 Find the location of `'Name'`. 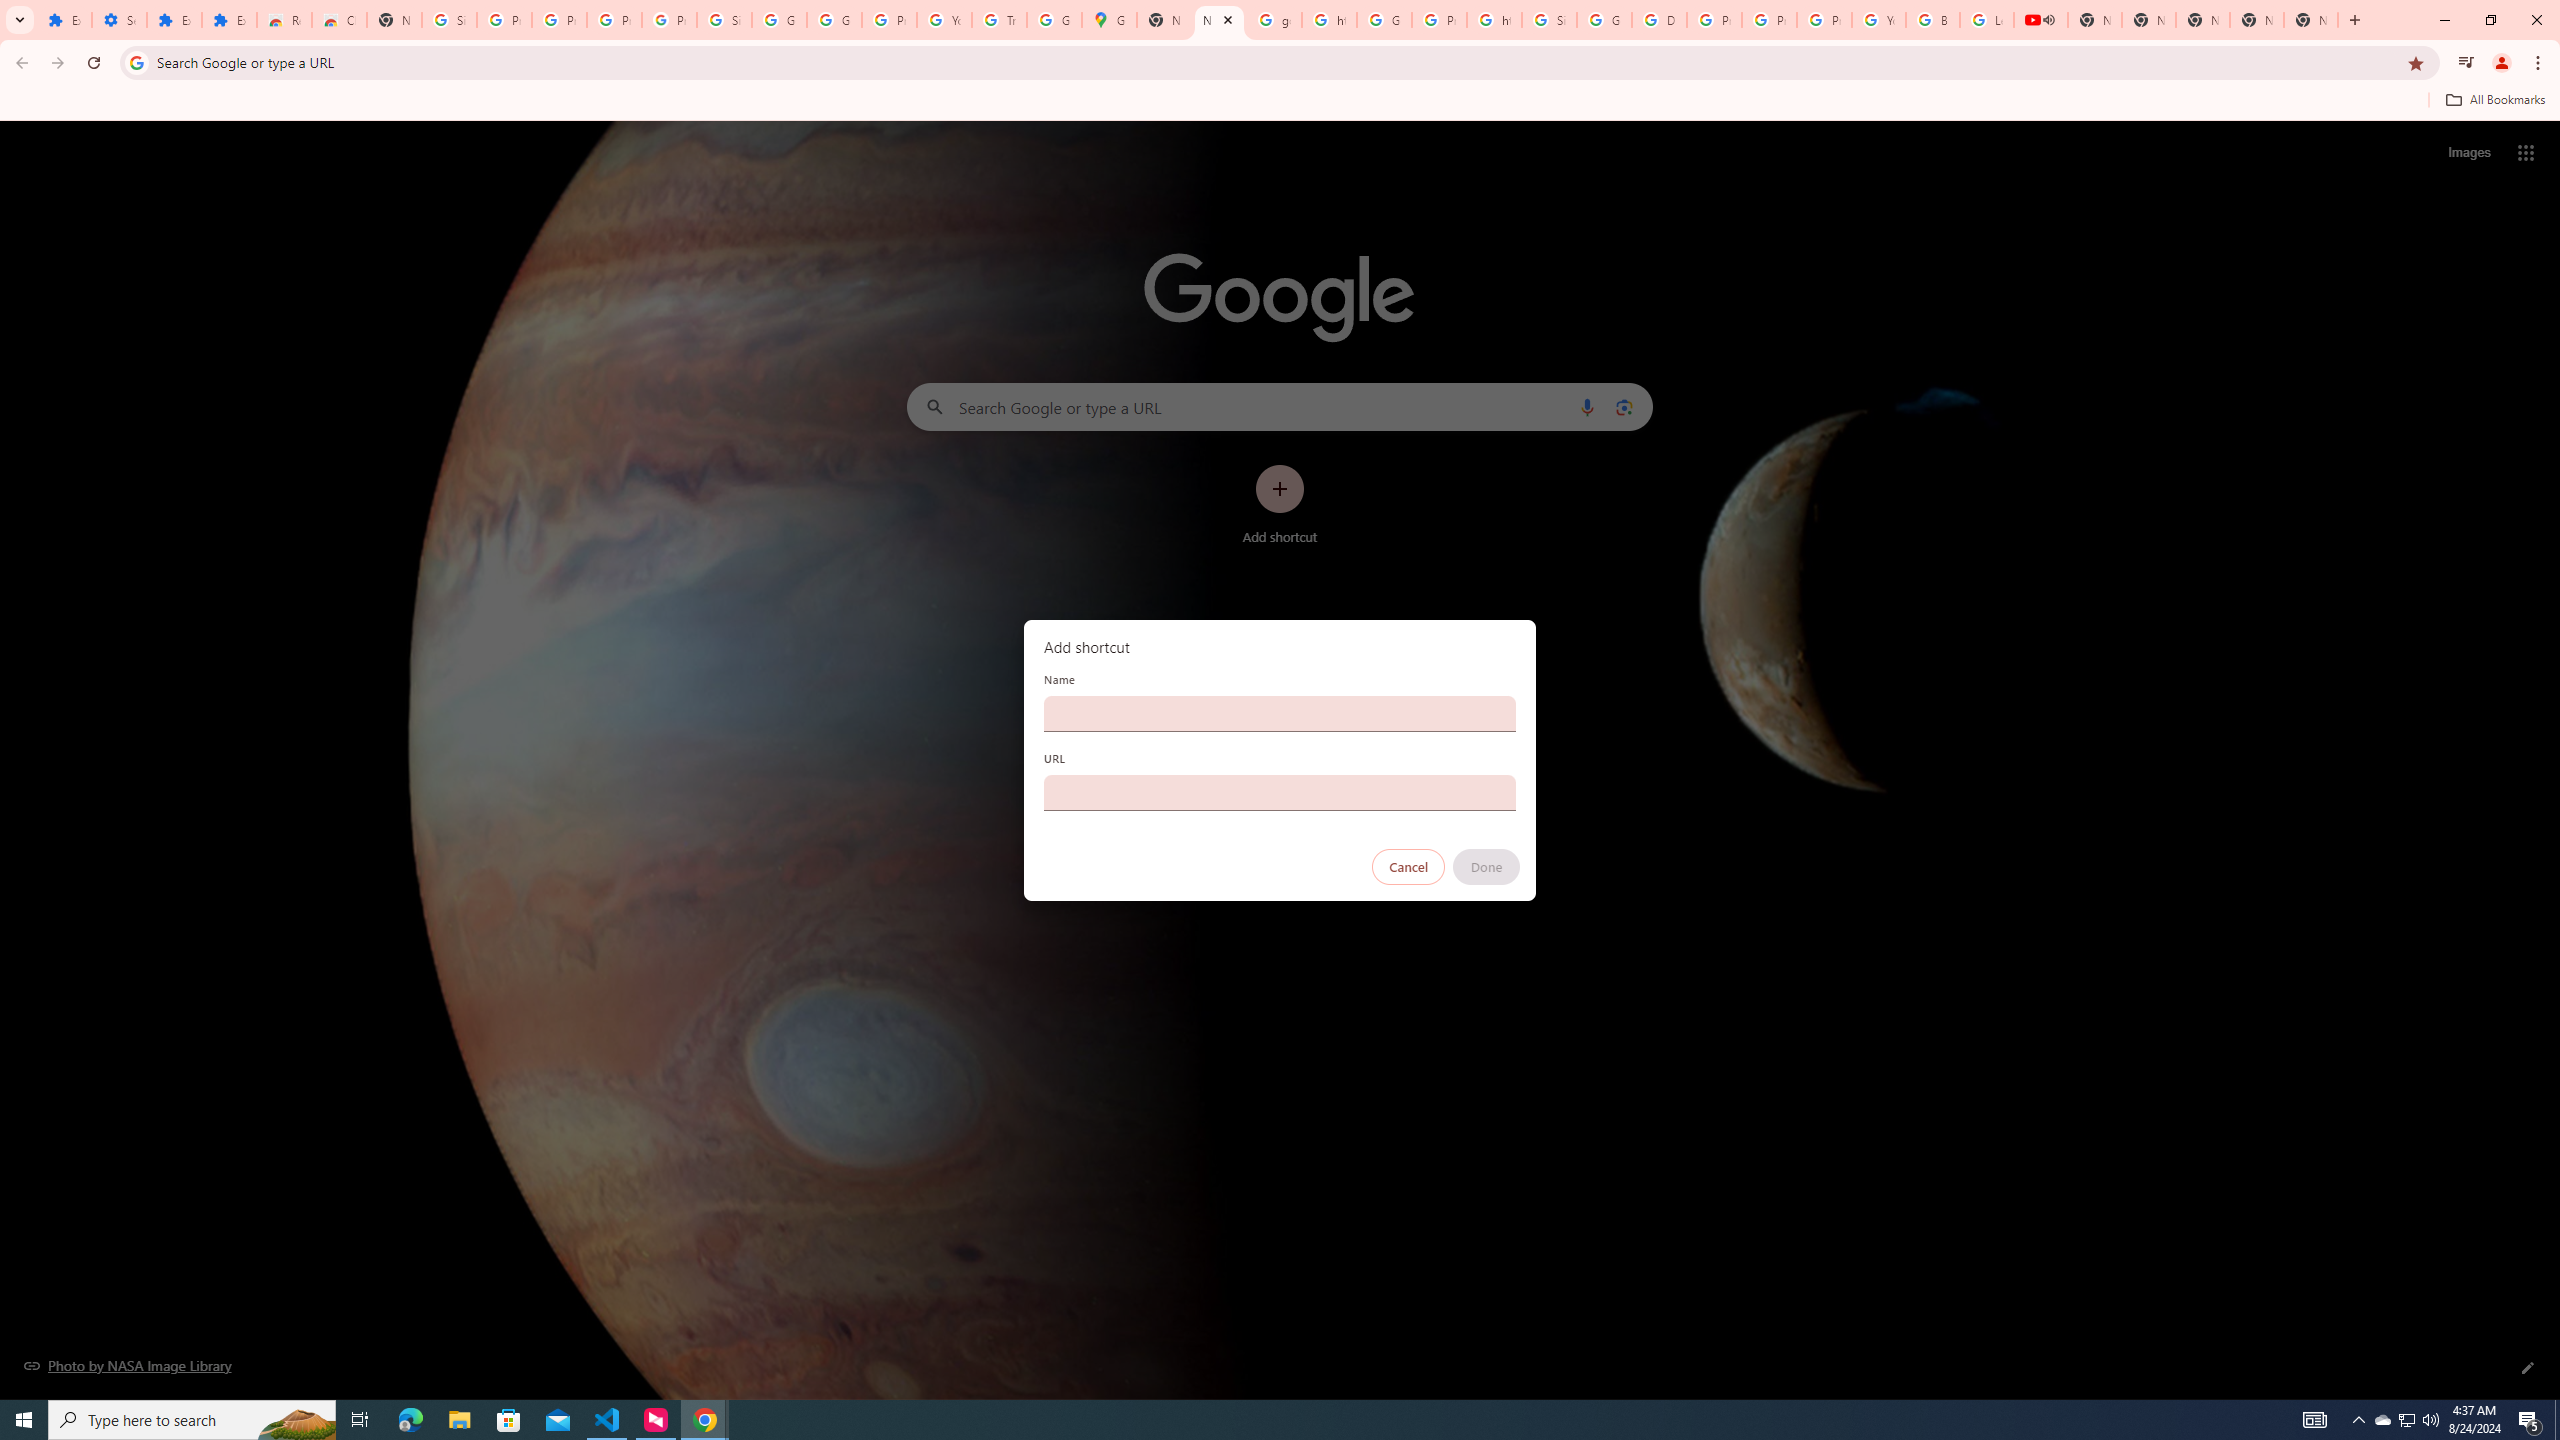

'Name' is located at coordinates (1280, 712).